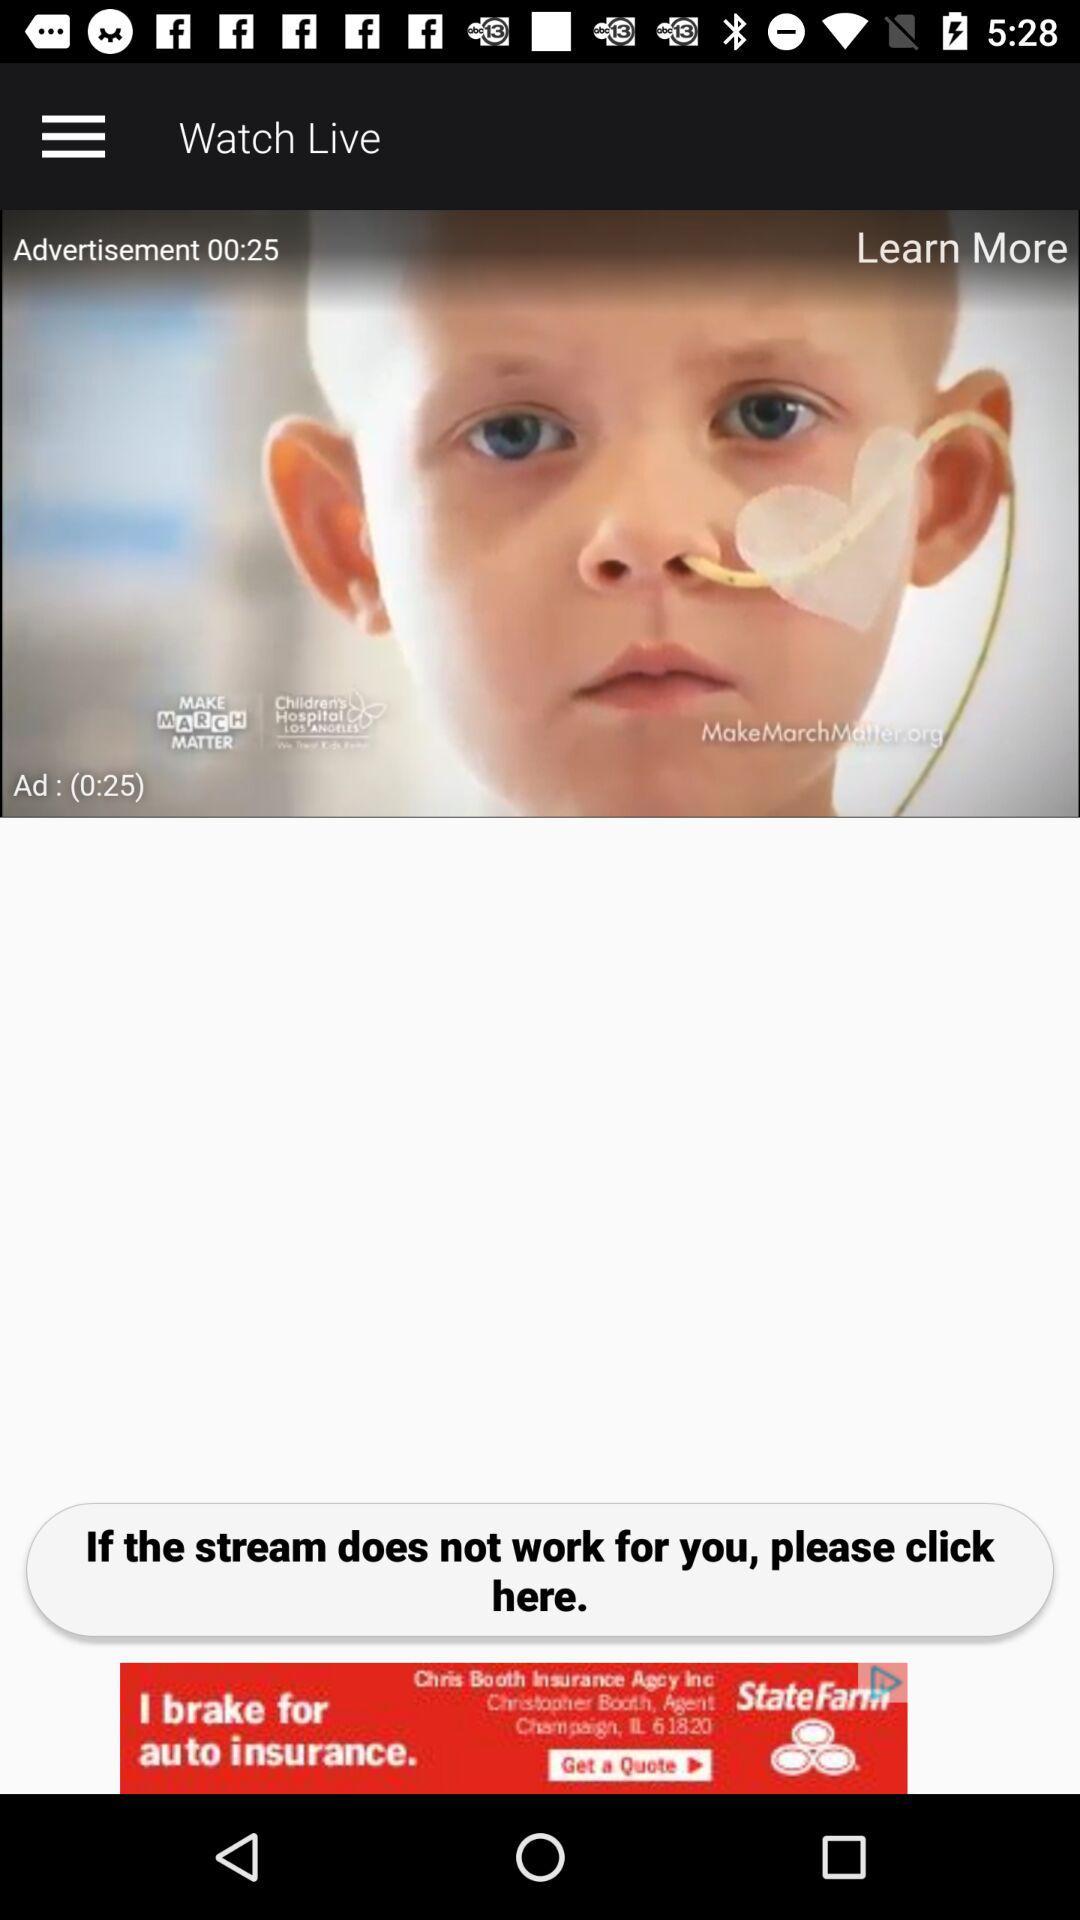  What do you see at coordinates (540, 513) in the screenshot?
I see `adverstisment` at bounding box center [540, 513].